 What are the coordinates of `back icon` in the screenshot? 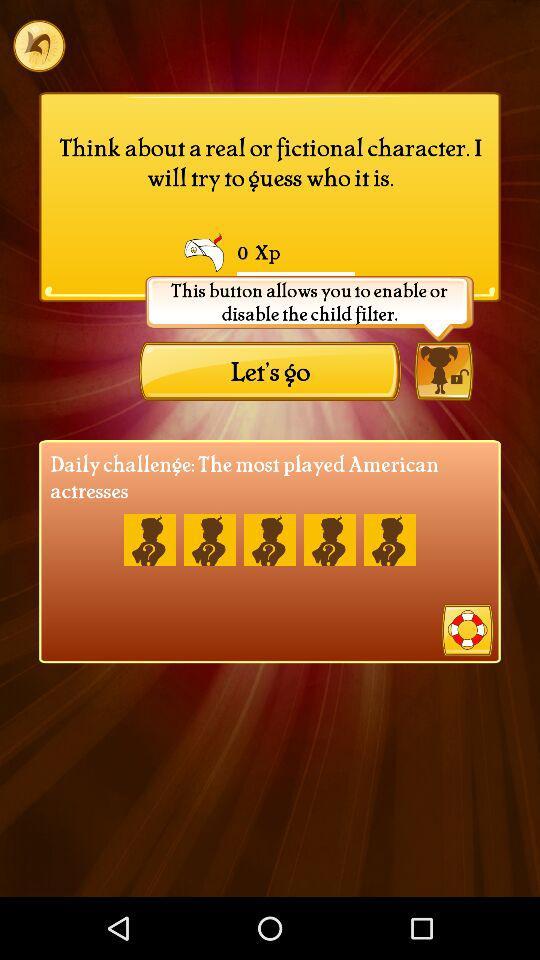 It's located at (39, 44).